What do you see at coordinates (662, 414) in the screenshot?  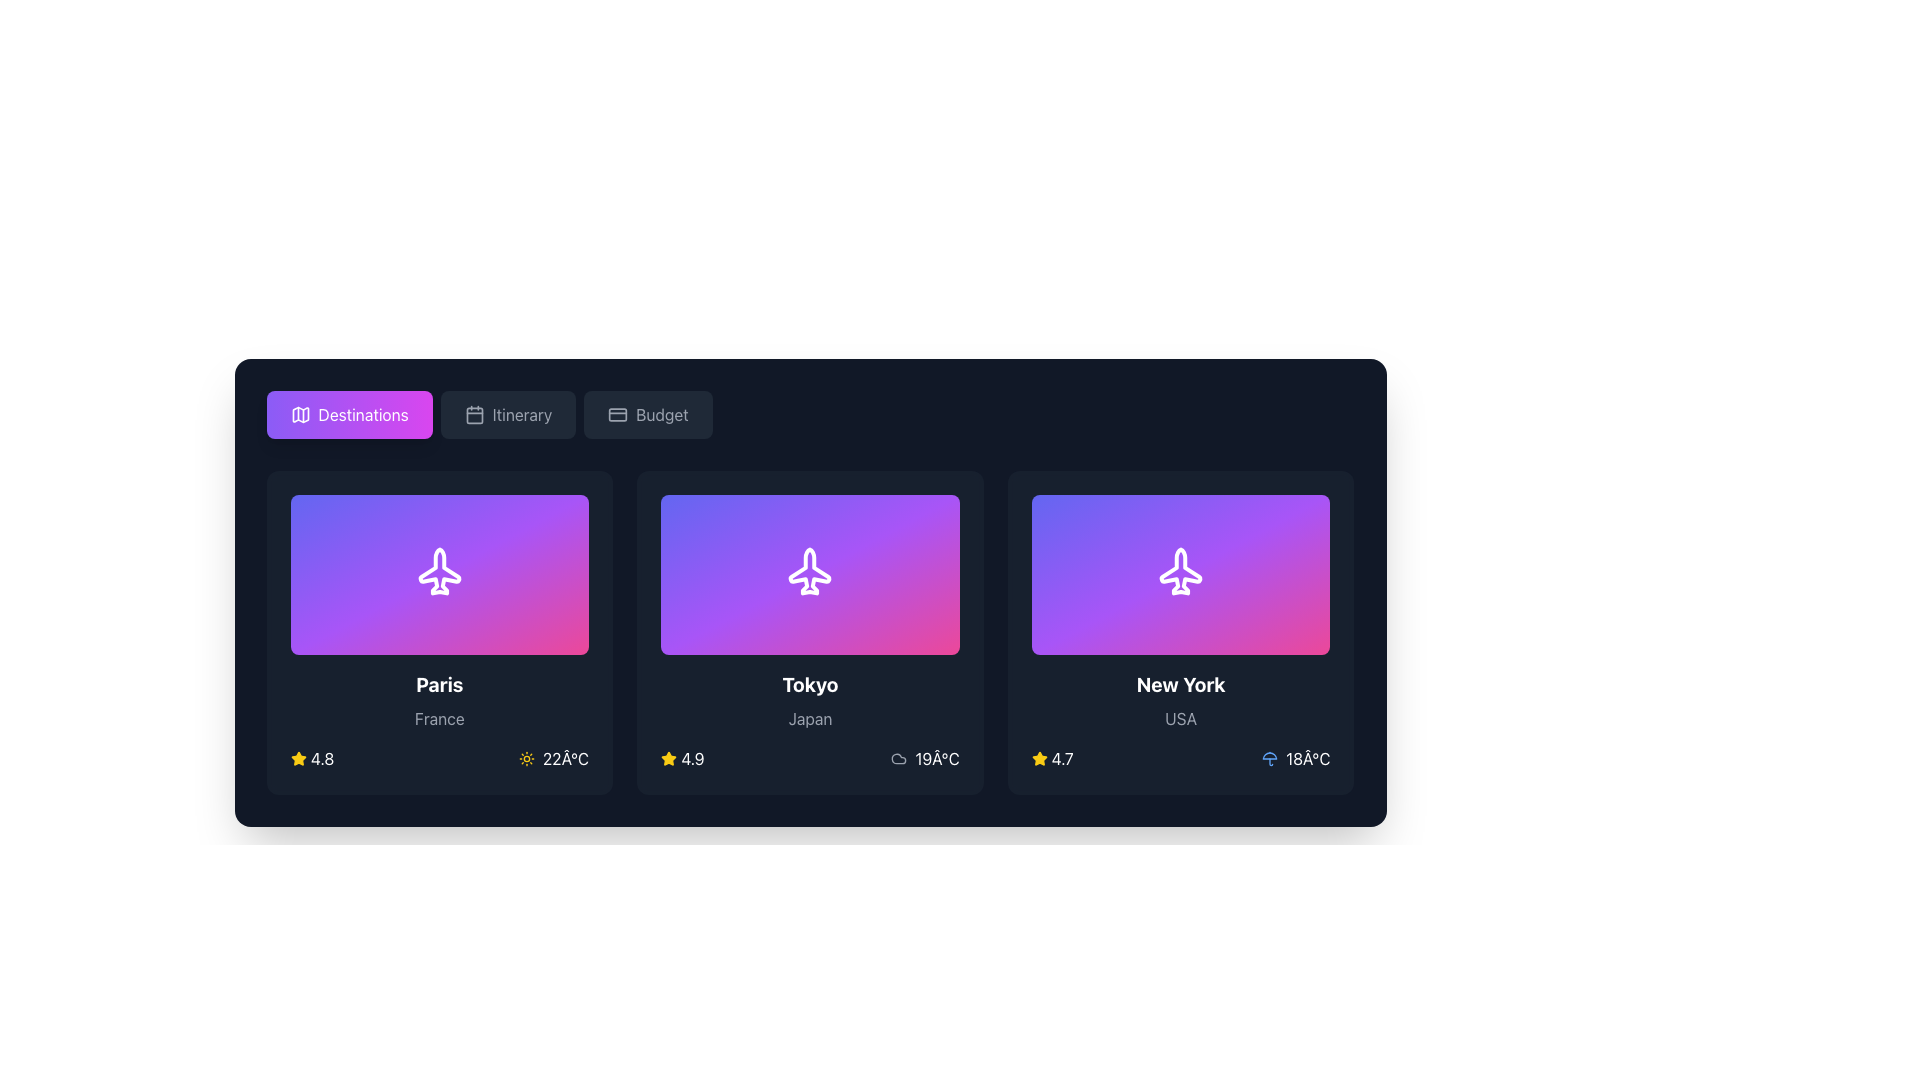 I see `the text label displaying 'Budget', which is the third button from the left in a row of navigation buttons, to trigger any hover effects` at bounding box center [662, 414].